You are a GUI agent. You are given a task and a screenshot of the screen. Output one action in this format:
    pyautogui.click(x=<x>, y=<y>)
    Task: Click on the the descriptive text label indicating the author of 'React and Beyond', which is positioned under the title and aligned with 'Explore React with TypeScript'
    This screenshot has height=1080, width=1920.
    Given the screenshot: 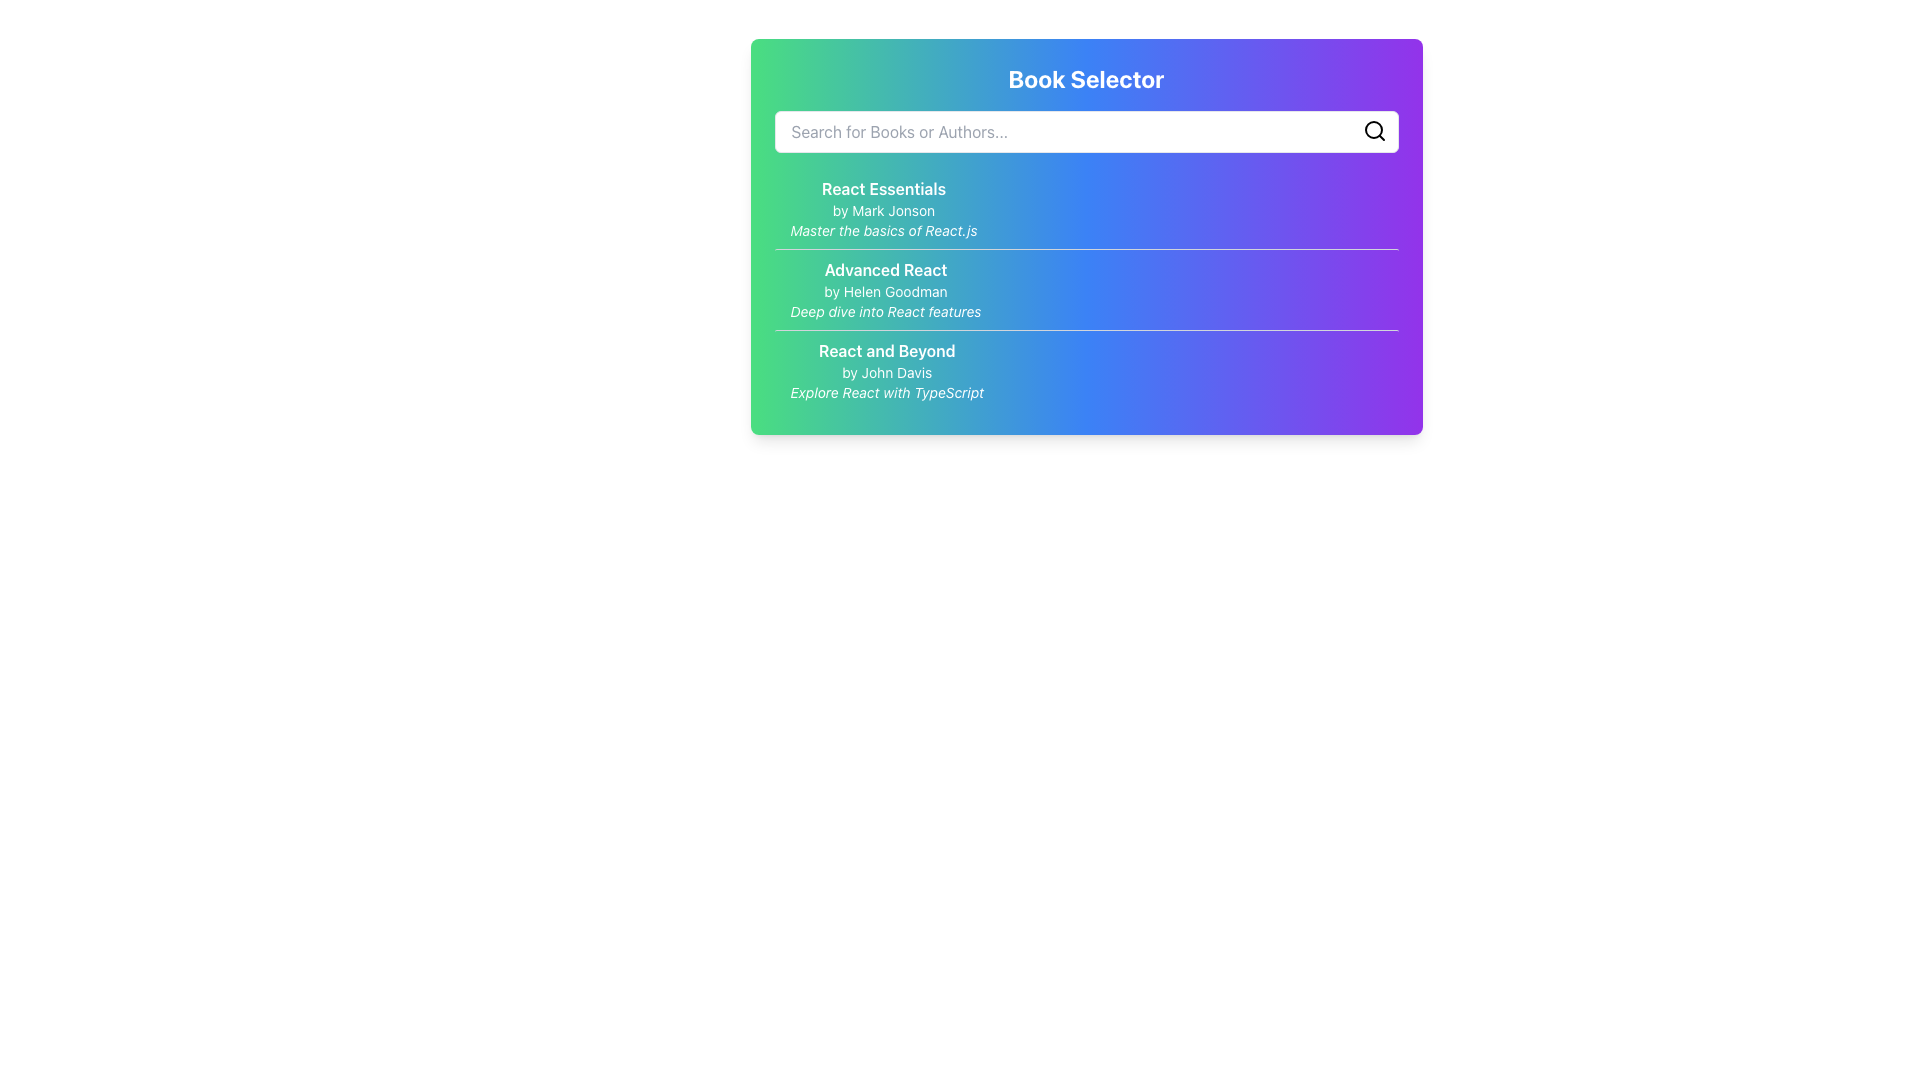 What is the action you would take?
    pyautogui.click(x=886, y=373)
    